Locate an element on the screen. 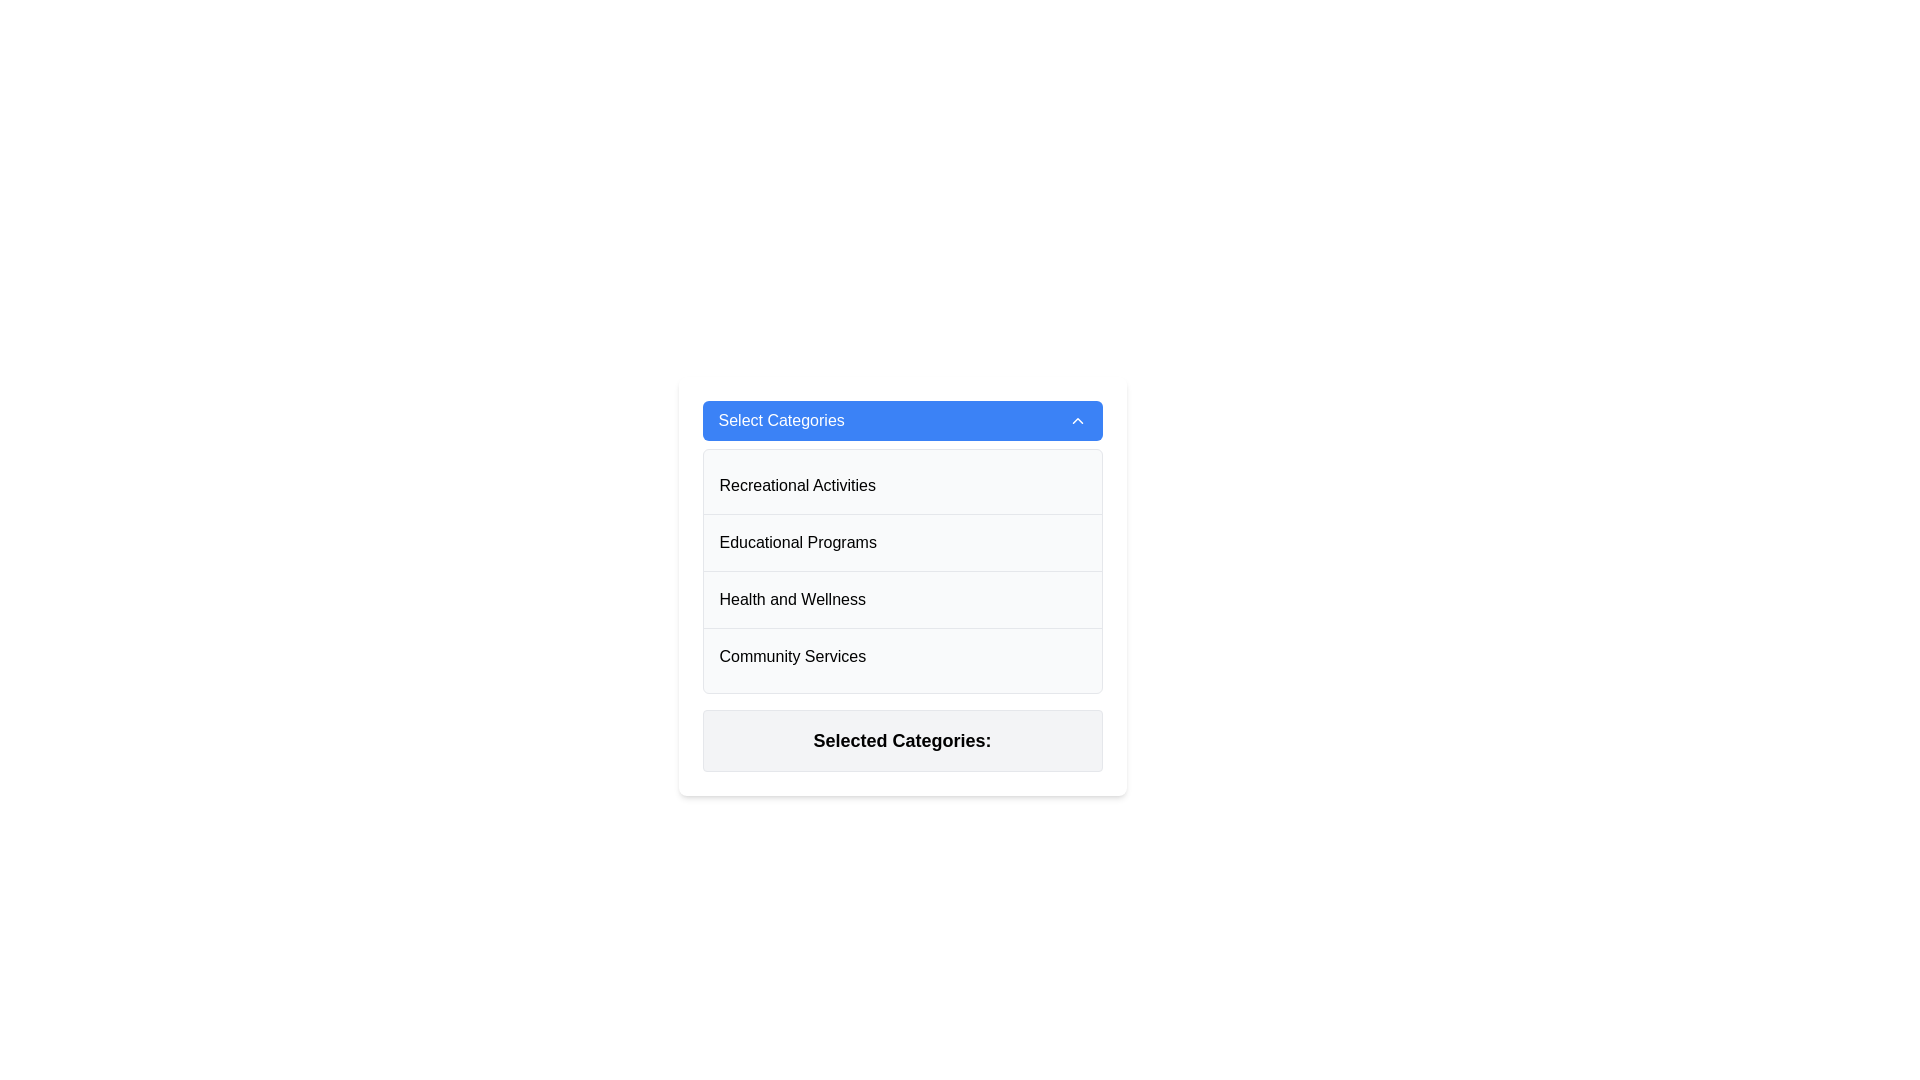  the 'Educational Programs' option in the selectable list to change its background color is located at coordinates (901, 542).